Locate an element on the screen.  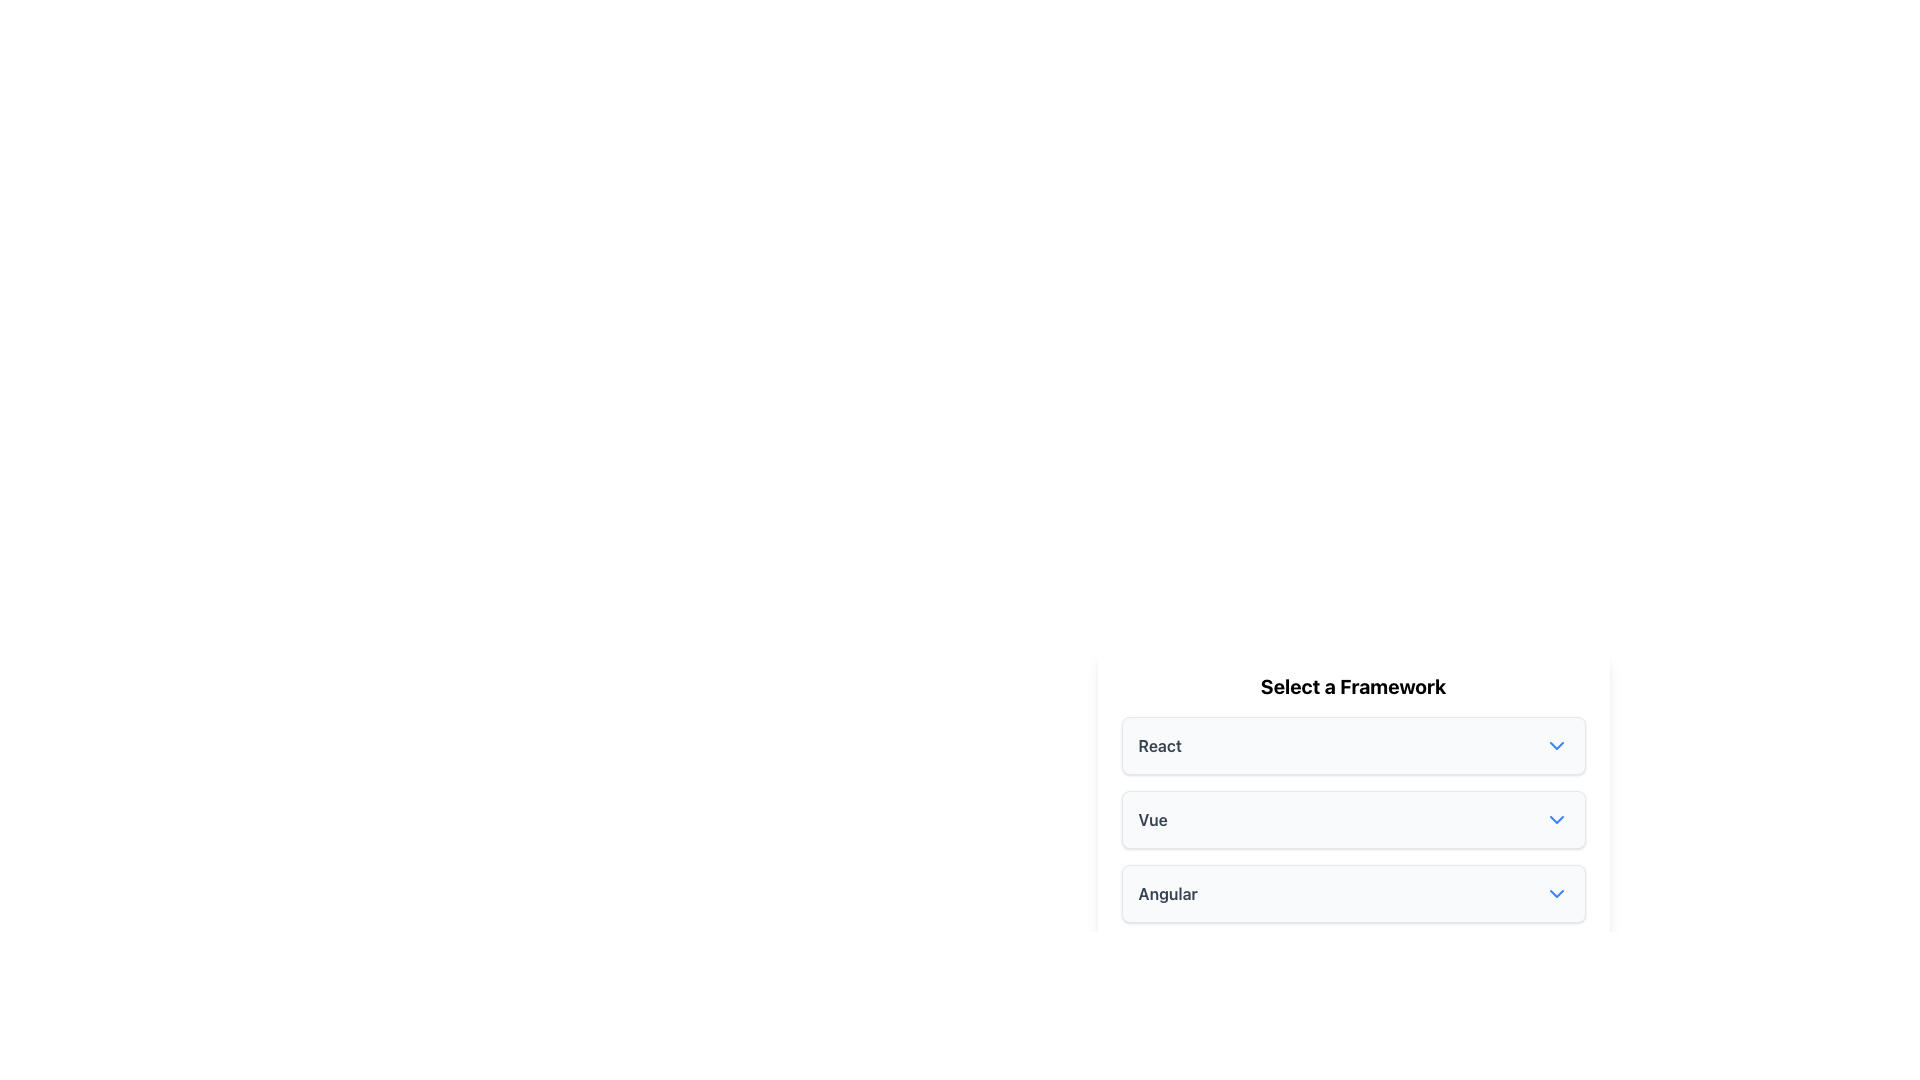
the text label displaying 'Vue', which is the second option in the 'Select a Framework' list, styled in bold with dark gray color is located at coordinates (1153, 820).